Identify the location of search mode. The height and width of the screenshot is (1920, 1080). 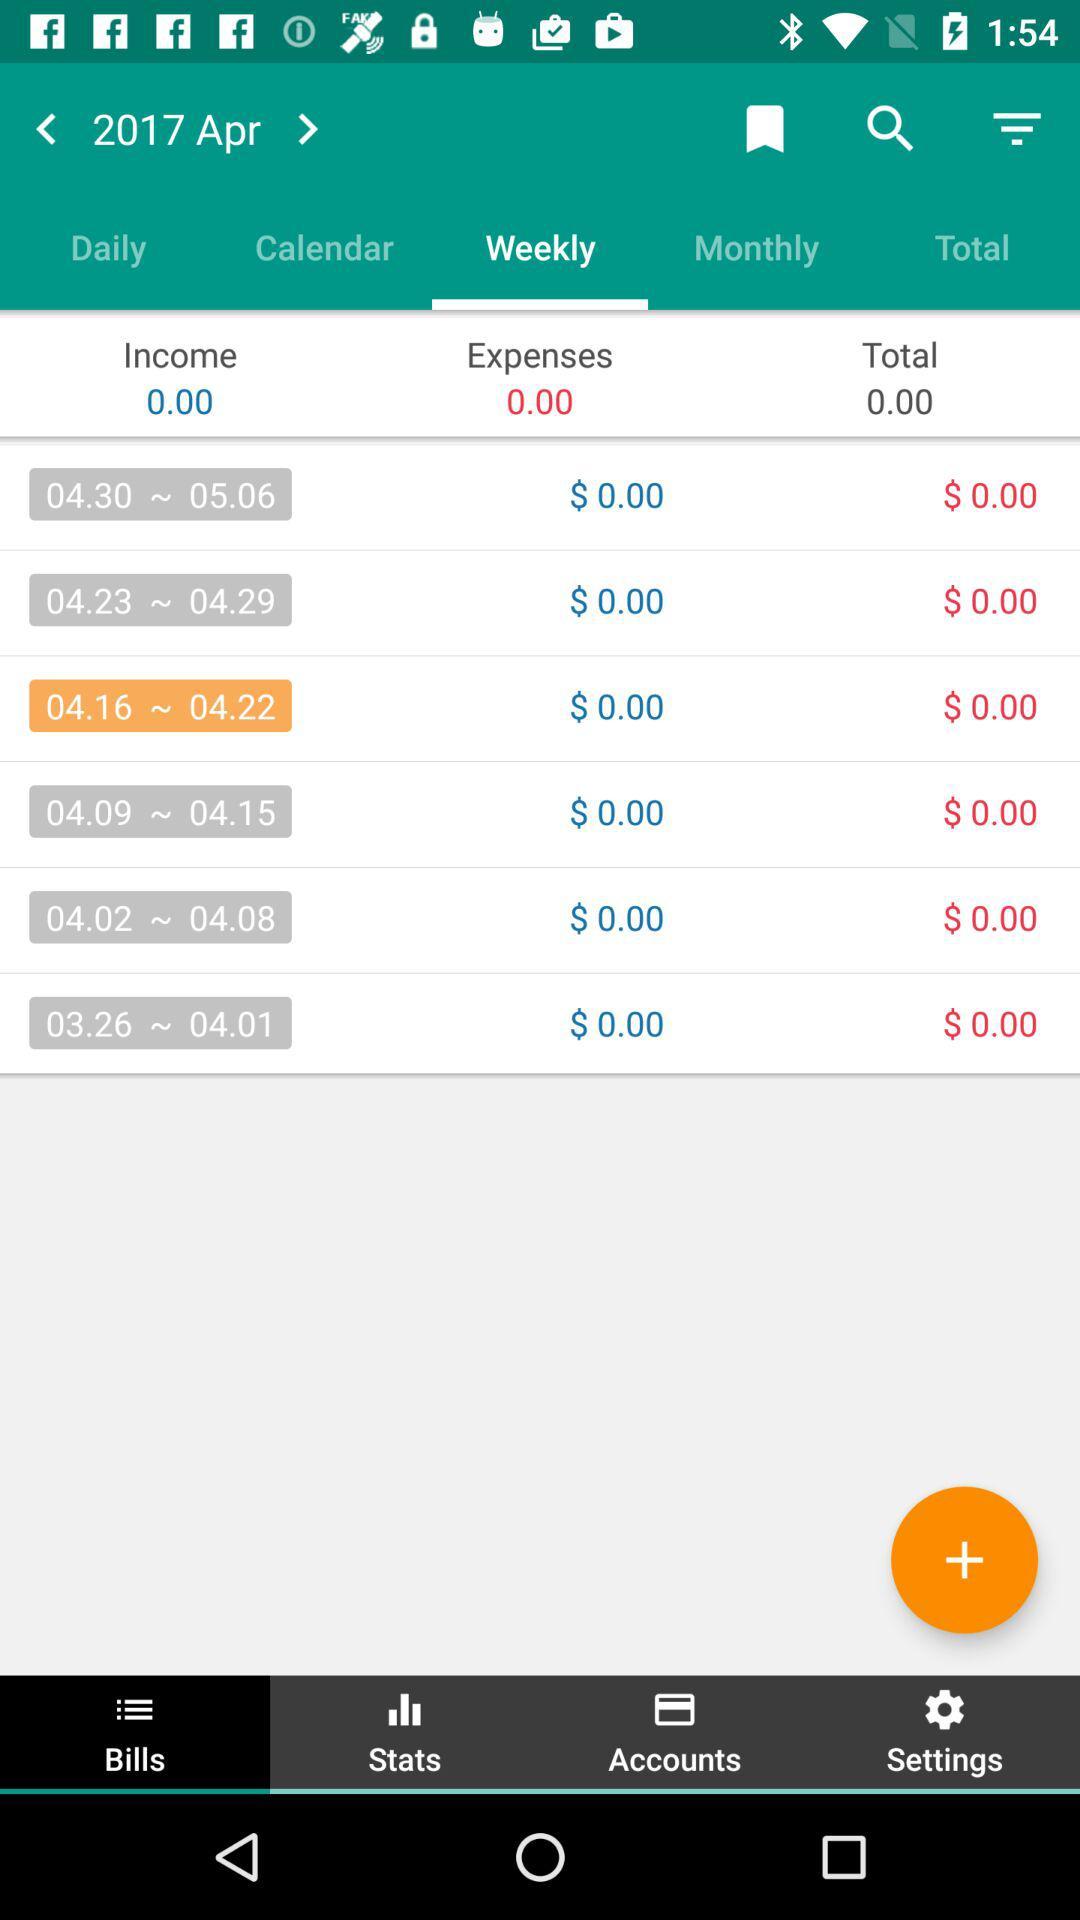
(890, 127).